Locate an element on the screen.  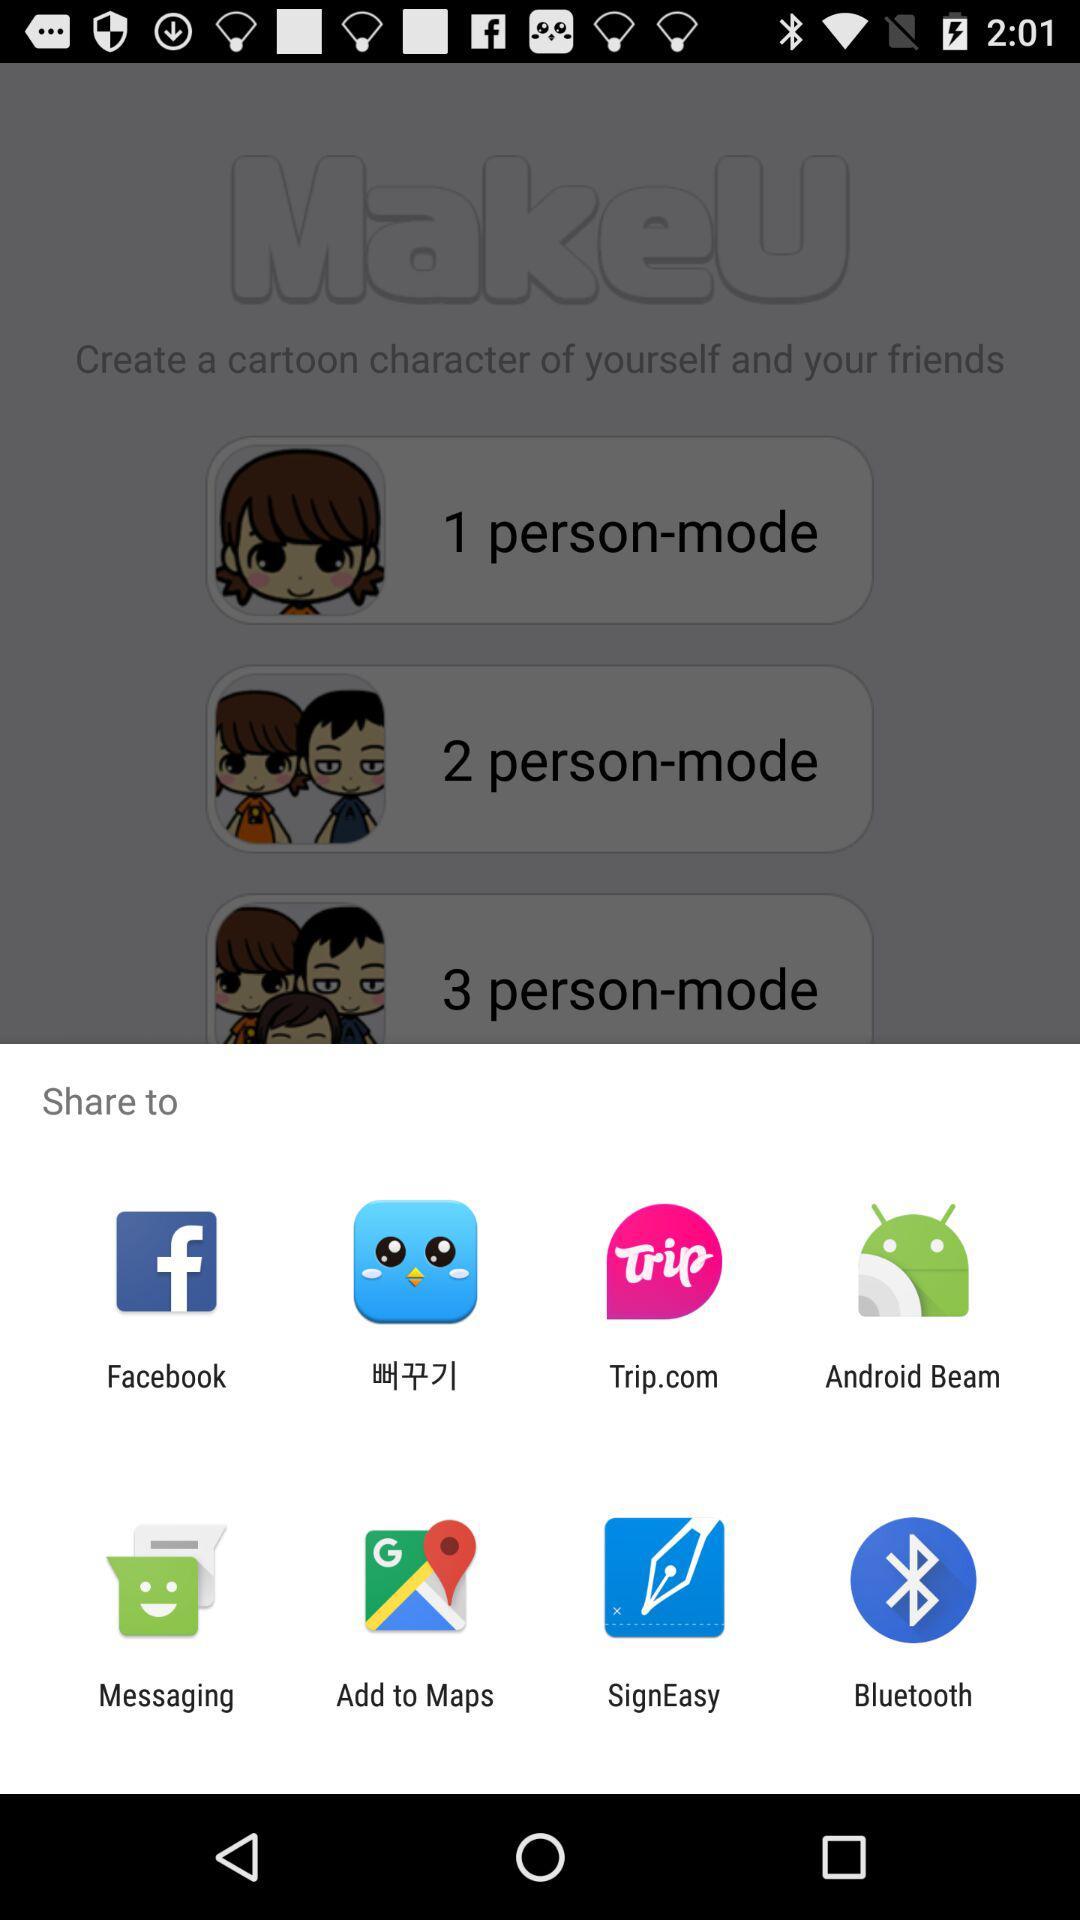
app to the left of trip.com icon is located at coordinates (414, 1392).